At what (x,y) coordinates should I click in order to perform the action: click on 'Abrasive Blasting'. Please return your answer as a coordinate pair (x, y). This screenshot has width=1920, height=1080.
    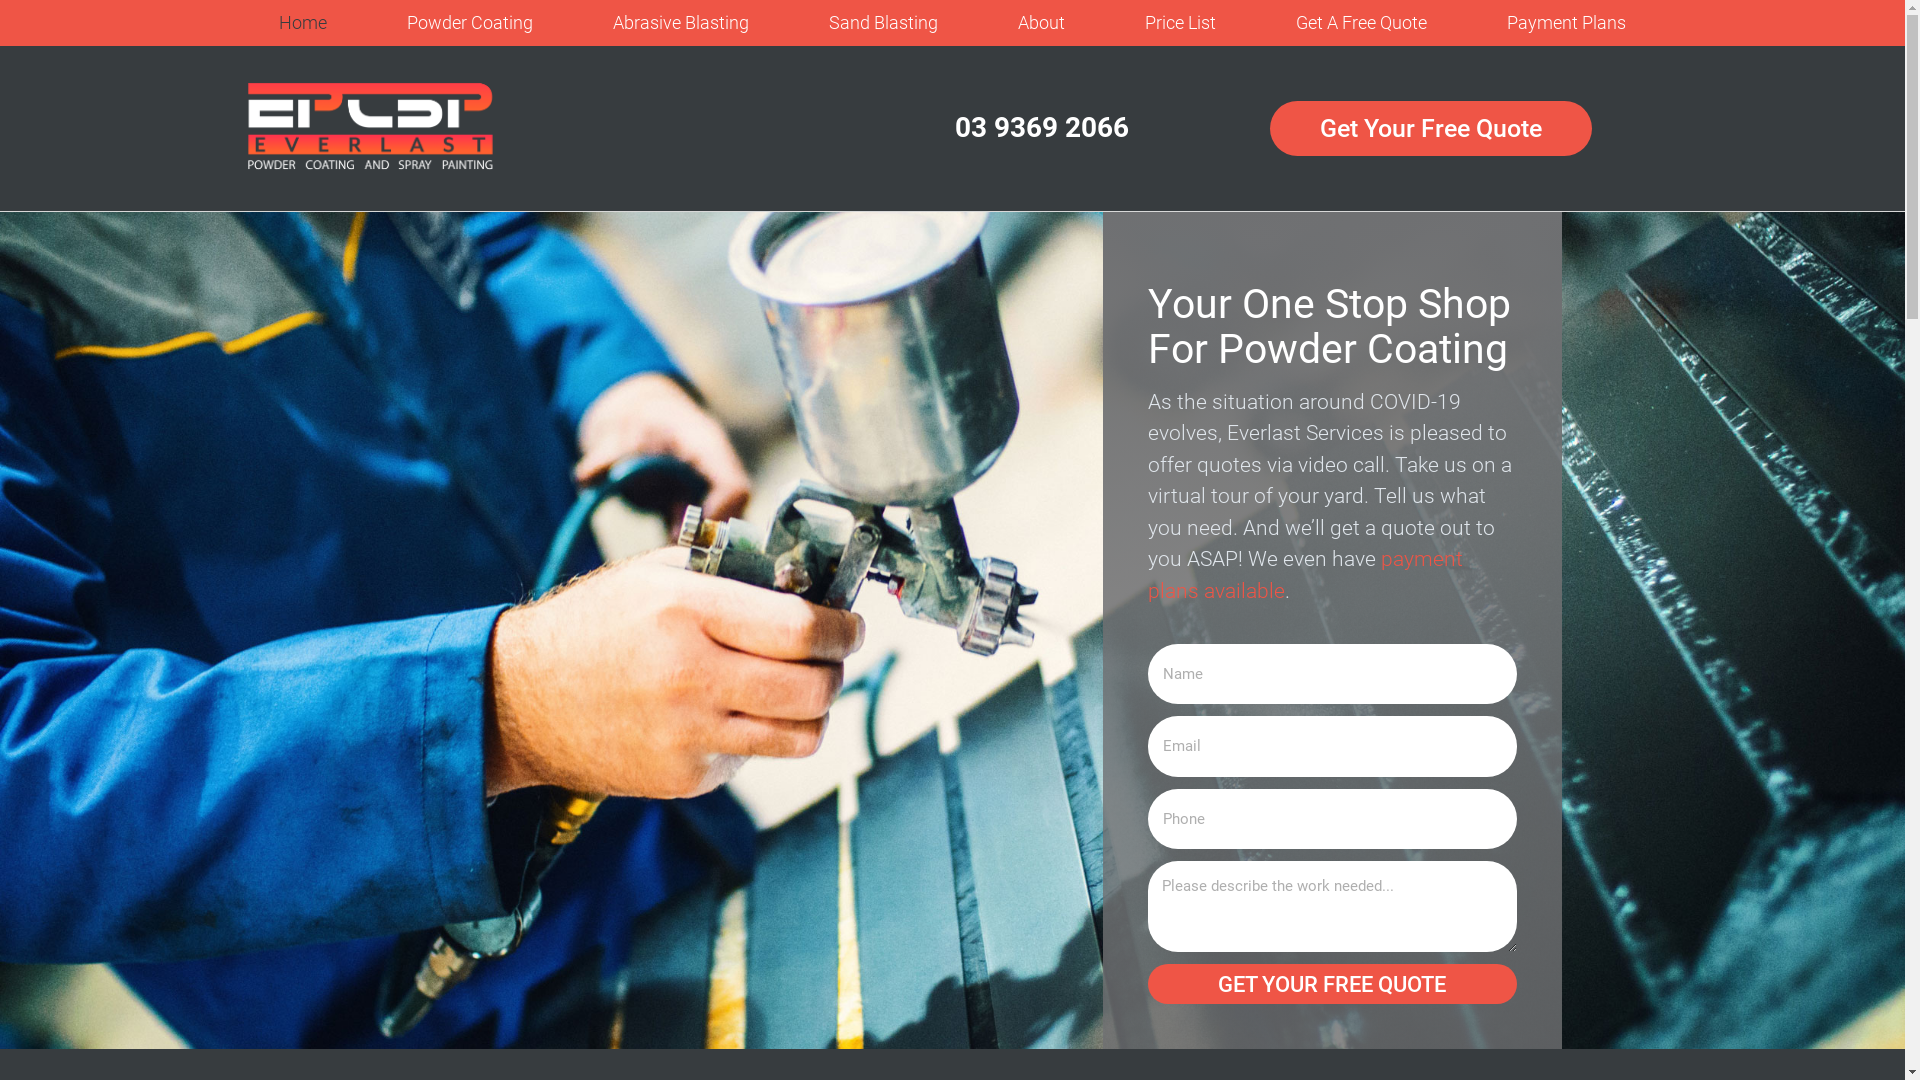
    Looking at the image, I should click on (571, 23).